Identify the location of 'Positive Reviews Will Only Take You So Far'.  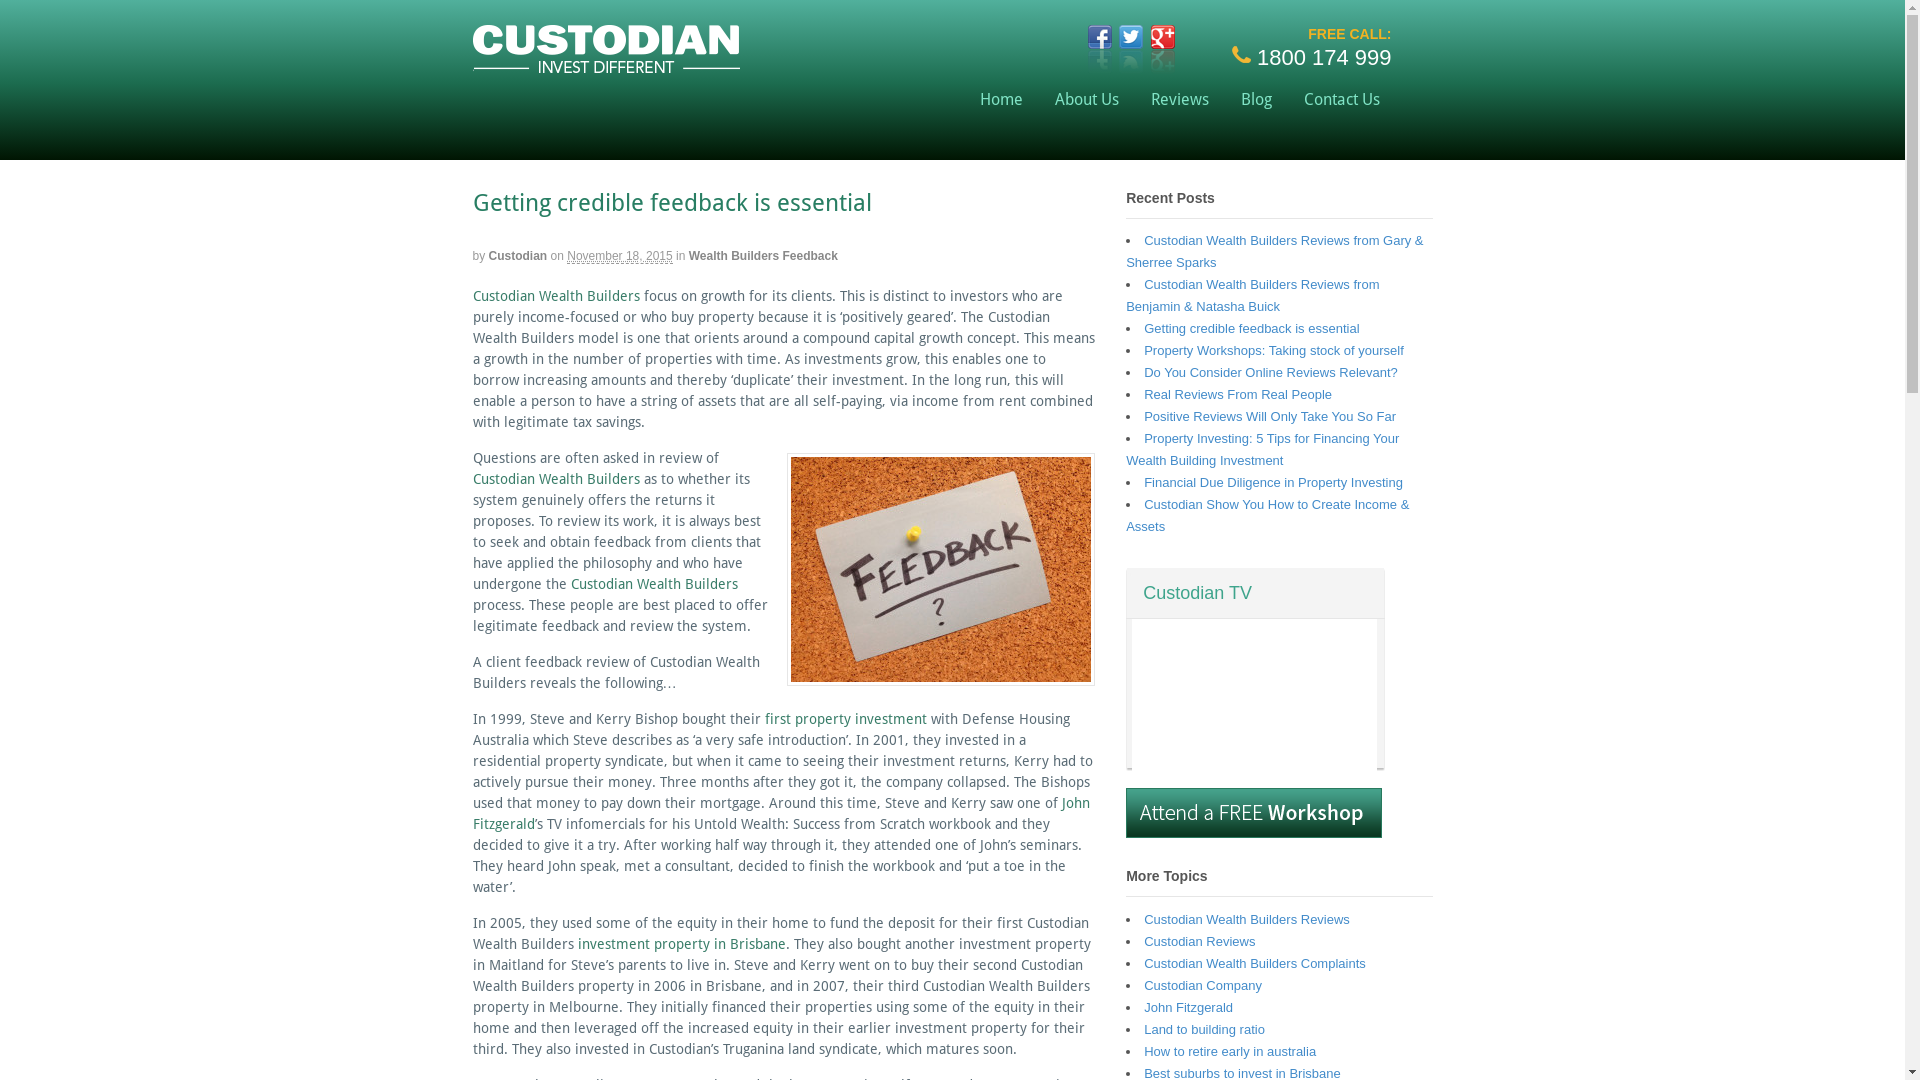
(1269, 415).